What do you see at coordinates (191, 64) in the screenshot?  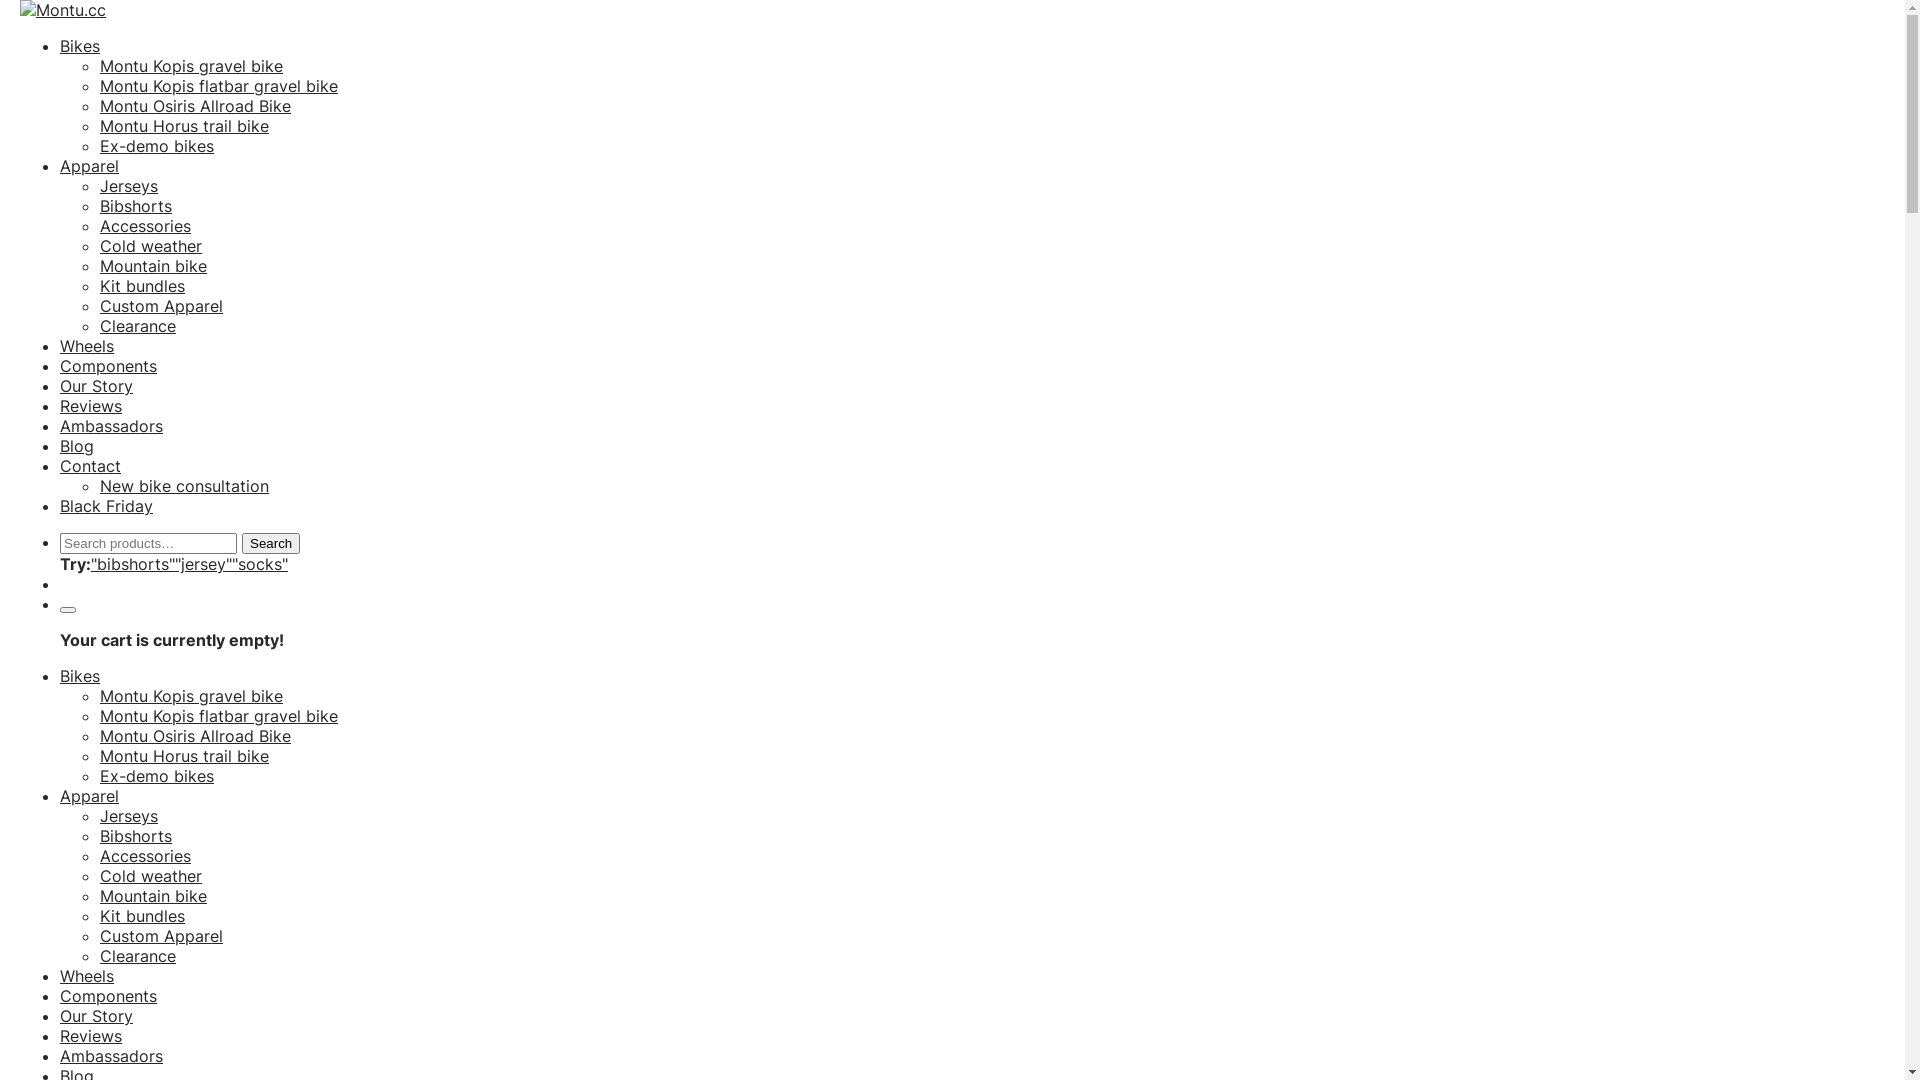 I see `'Montu Kopis gravel bike'` at bounding box center [191, 64].